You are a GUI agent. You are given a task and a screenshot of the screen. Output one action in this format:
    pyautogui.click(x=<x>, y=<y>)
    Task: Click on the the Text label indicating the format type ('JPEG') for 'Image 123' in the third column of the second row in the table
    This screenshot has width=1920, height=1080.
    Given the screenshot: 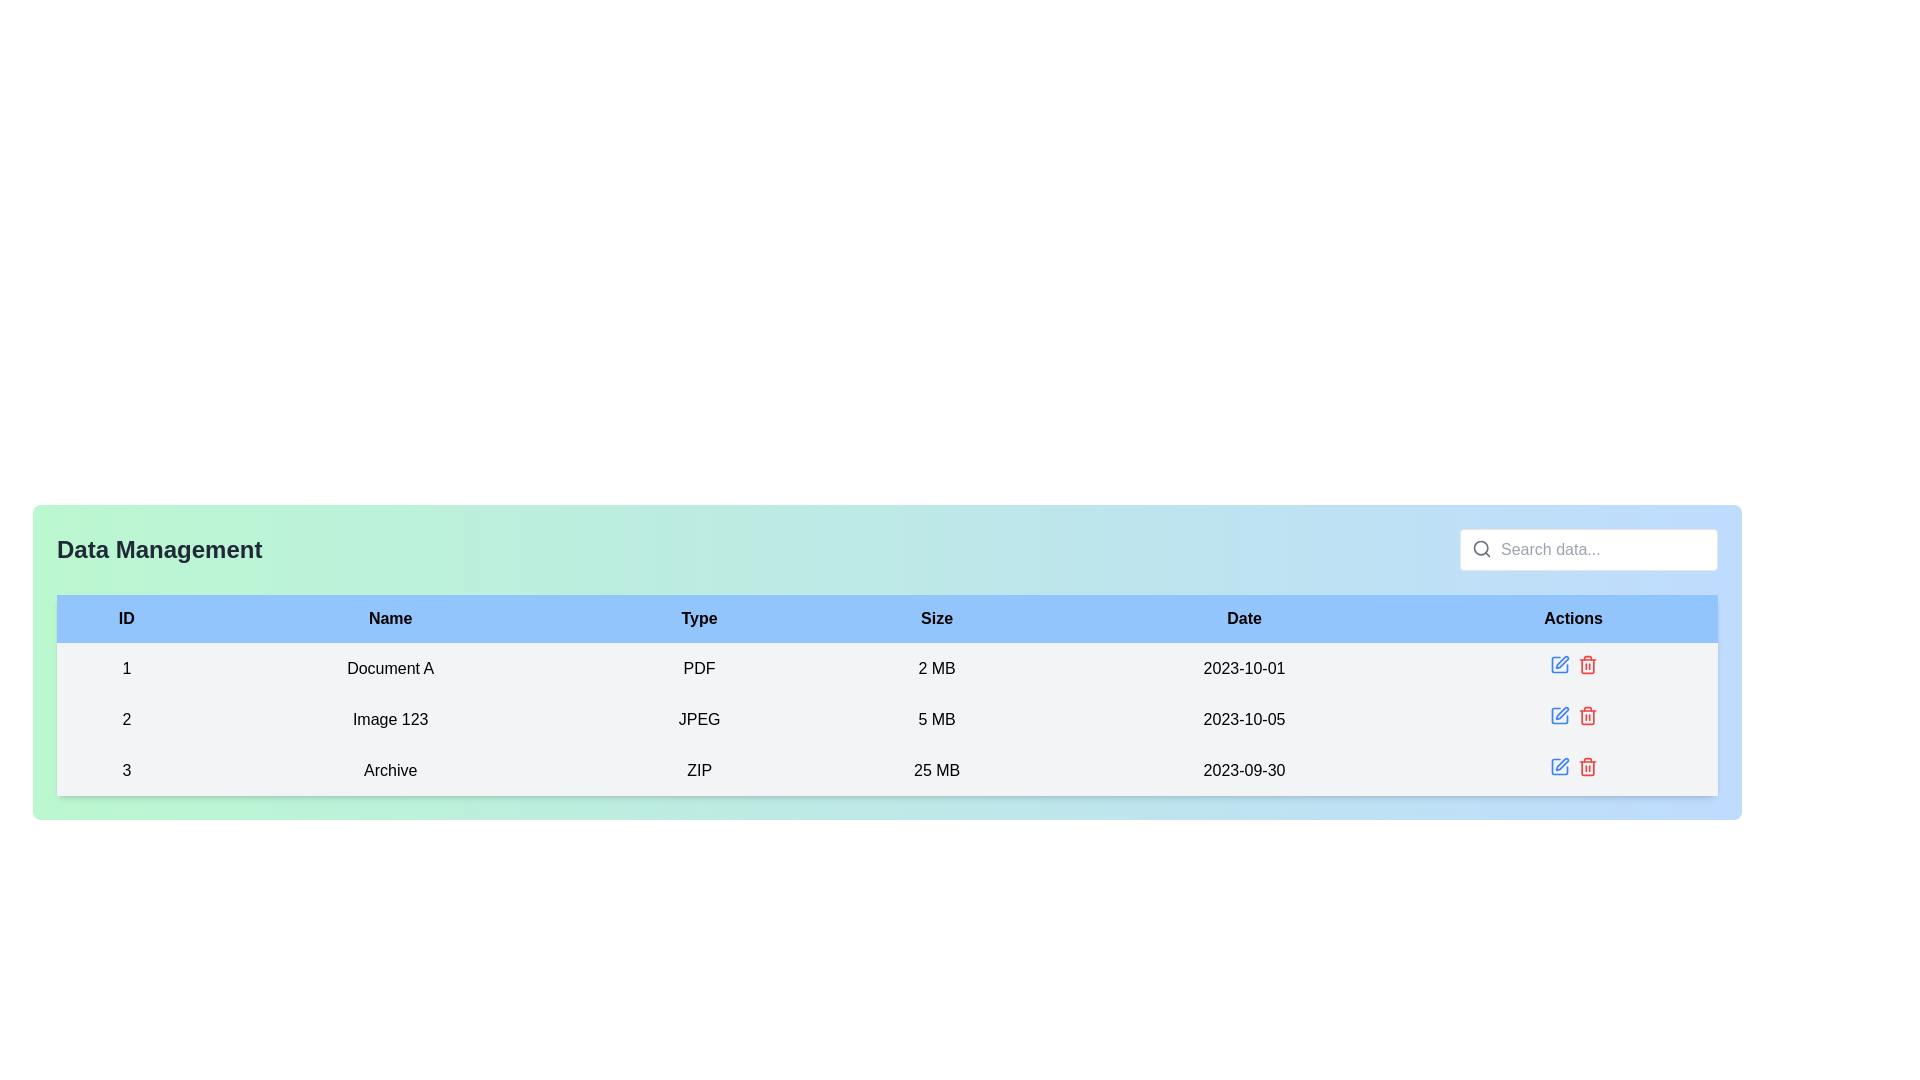 What is the action you would take?
    pyautogui.click(x=699, y=718)
    